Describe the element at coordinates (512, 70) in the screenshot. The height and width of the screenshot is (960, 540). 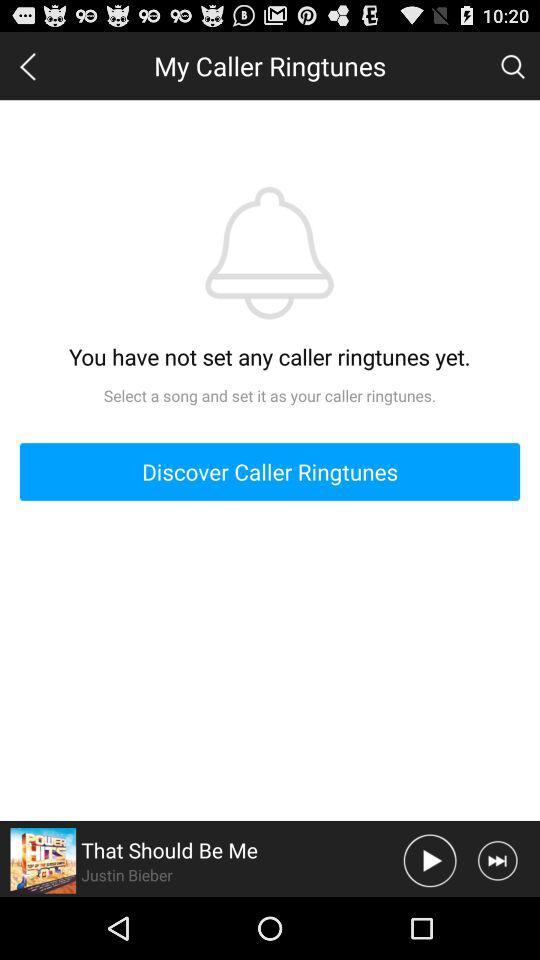
I see `the search icon` at that location.